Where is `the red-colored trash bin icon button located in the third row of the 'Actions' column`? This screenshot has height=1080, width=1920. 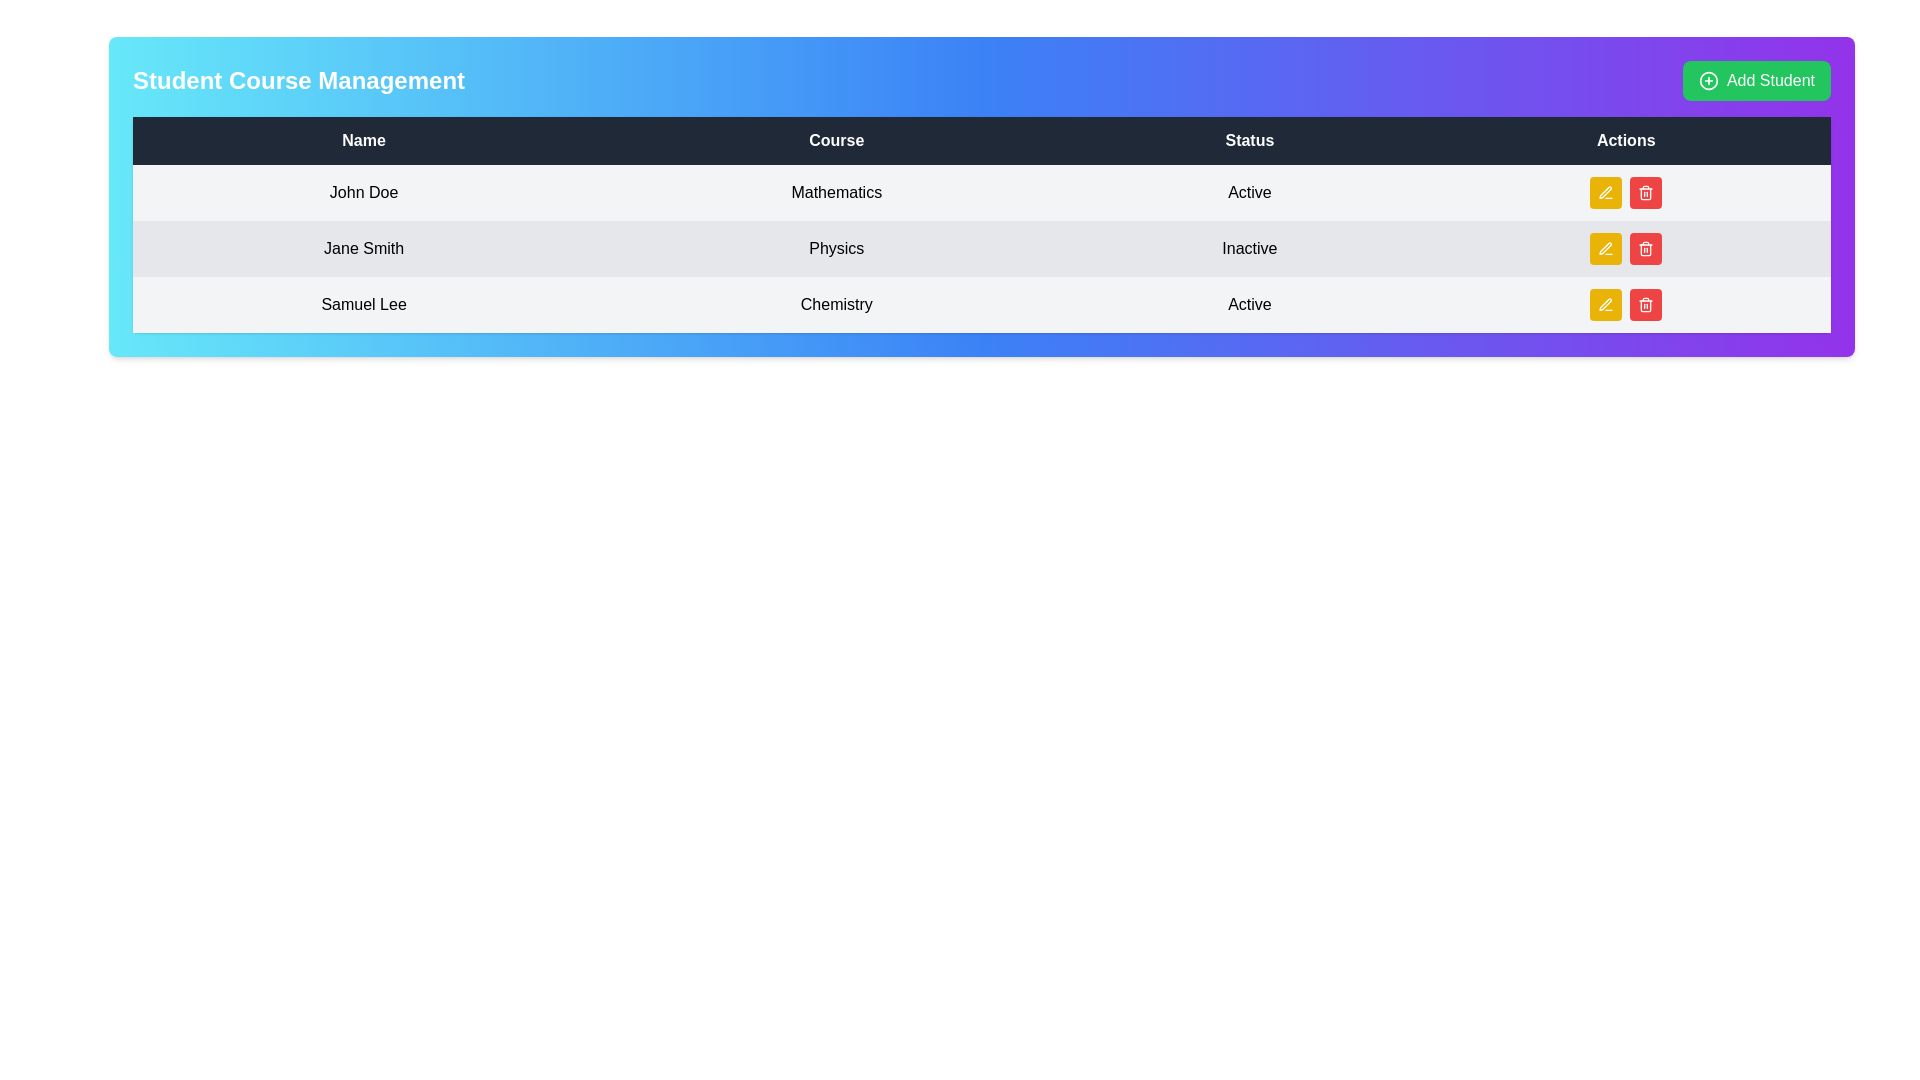
the red-colored trash bin icon button located in the third row of the 'Actions' column is located at coordinates (1646, 248).